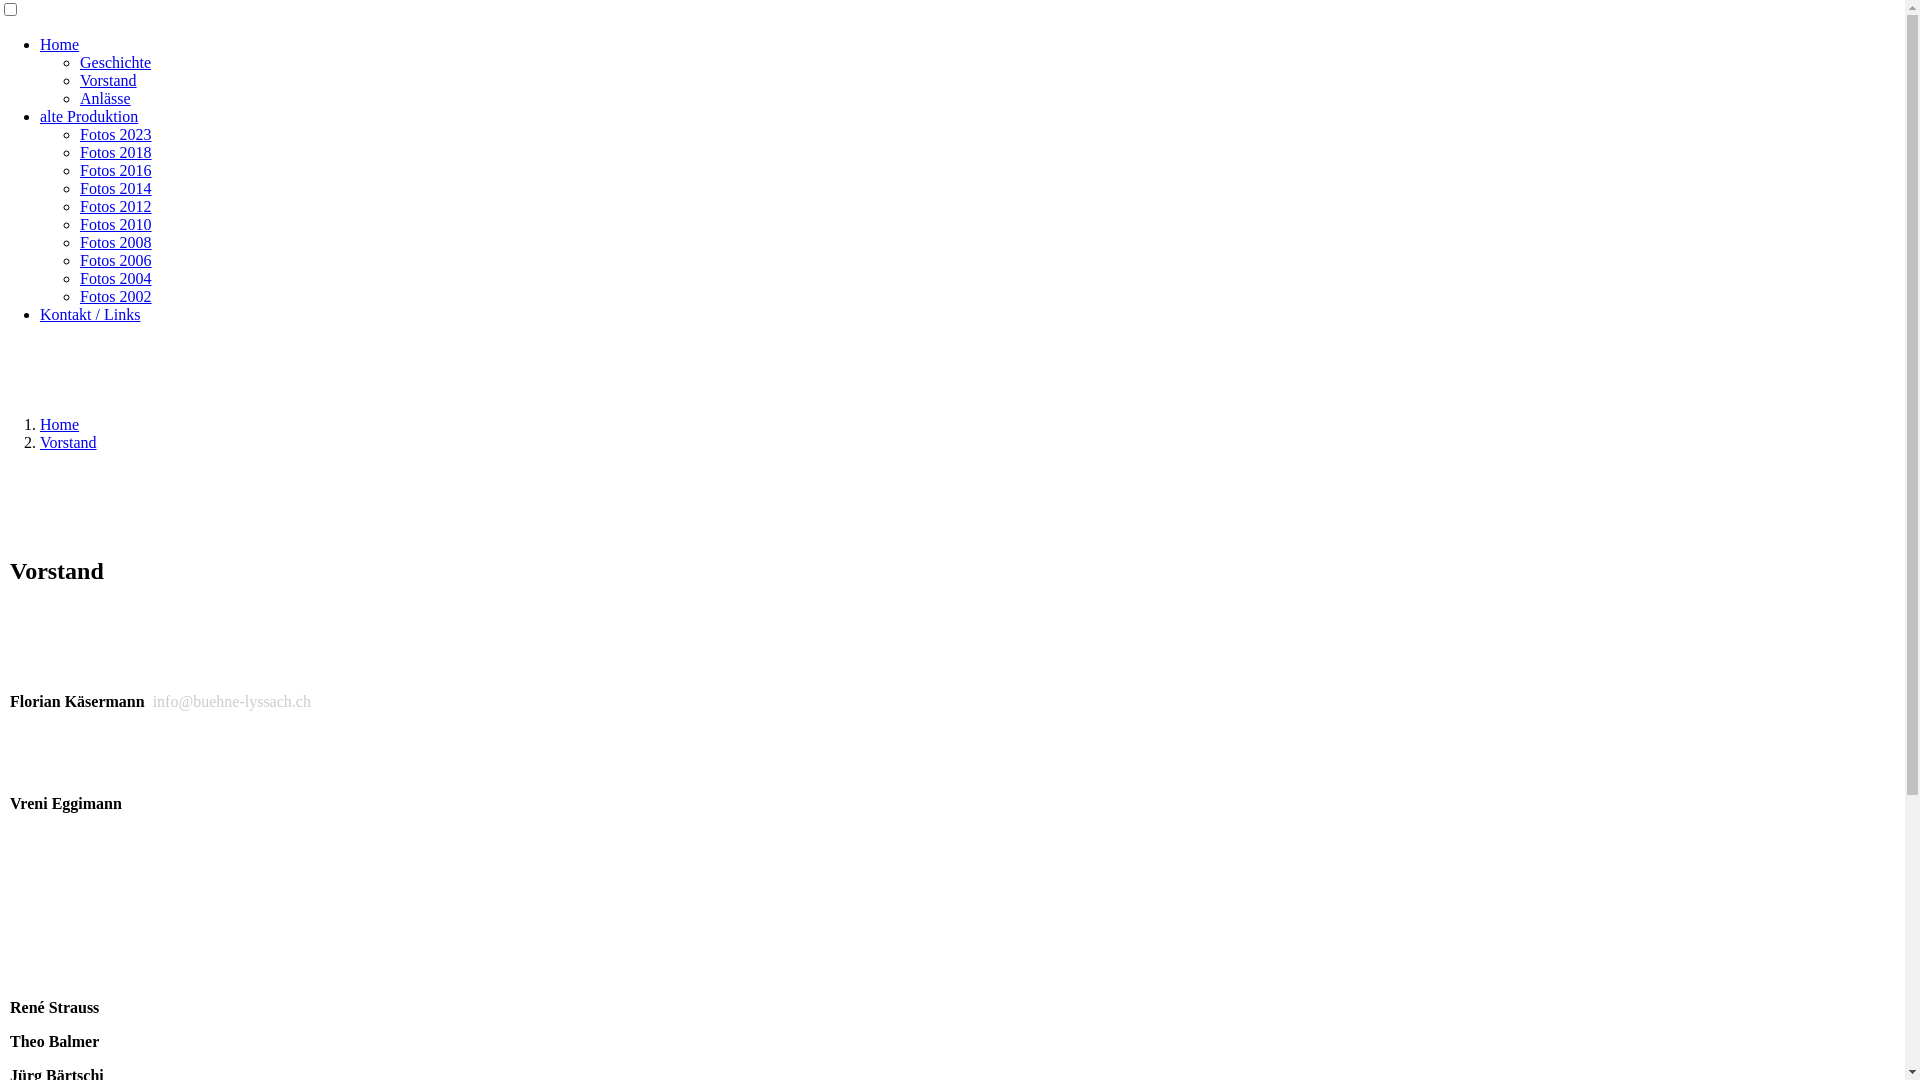 This screenshot has width=1920, height=1080. What do you see at coordinates (80, 206) in the screenshot?
I see `'Fotos 2012'` at bounding box center [80, 206].